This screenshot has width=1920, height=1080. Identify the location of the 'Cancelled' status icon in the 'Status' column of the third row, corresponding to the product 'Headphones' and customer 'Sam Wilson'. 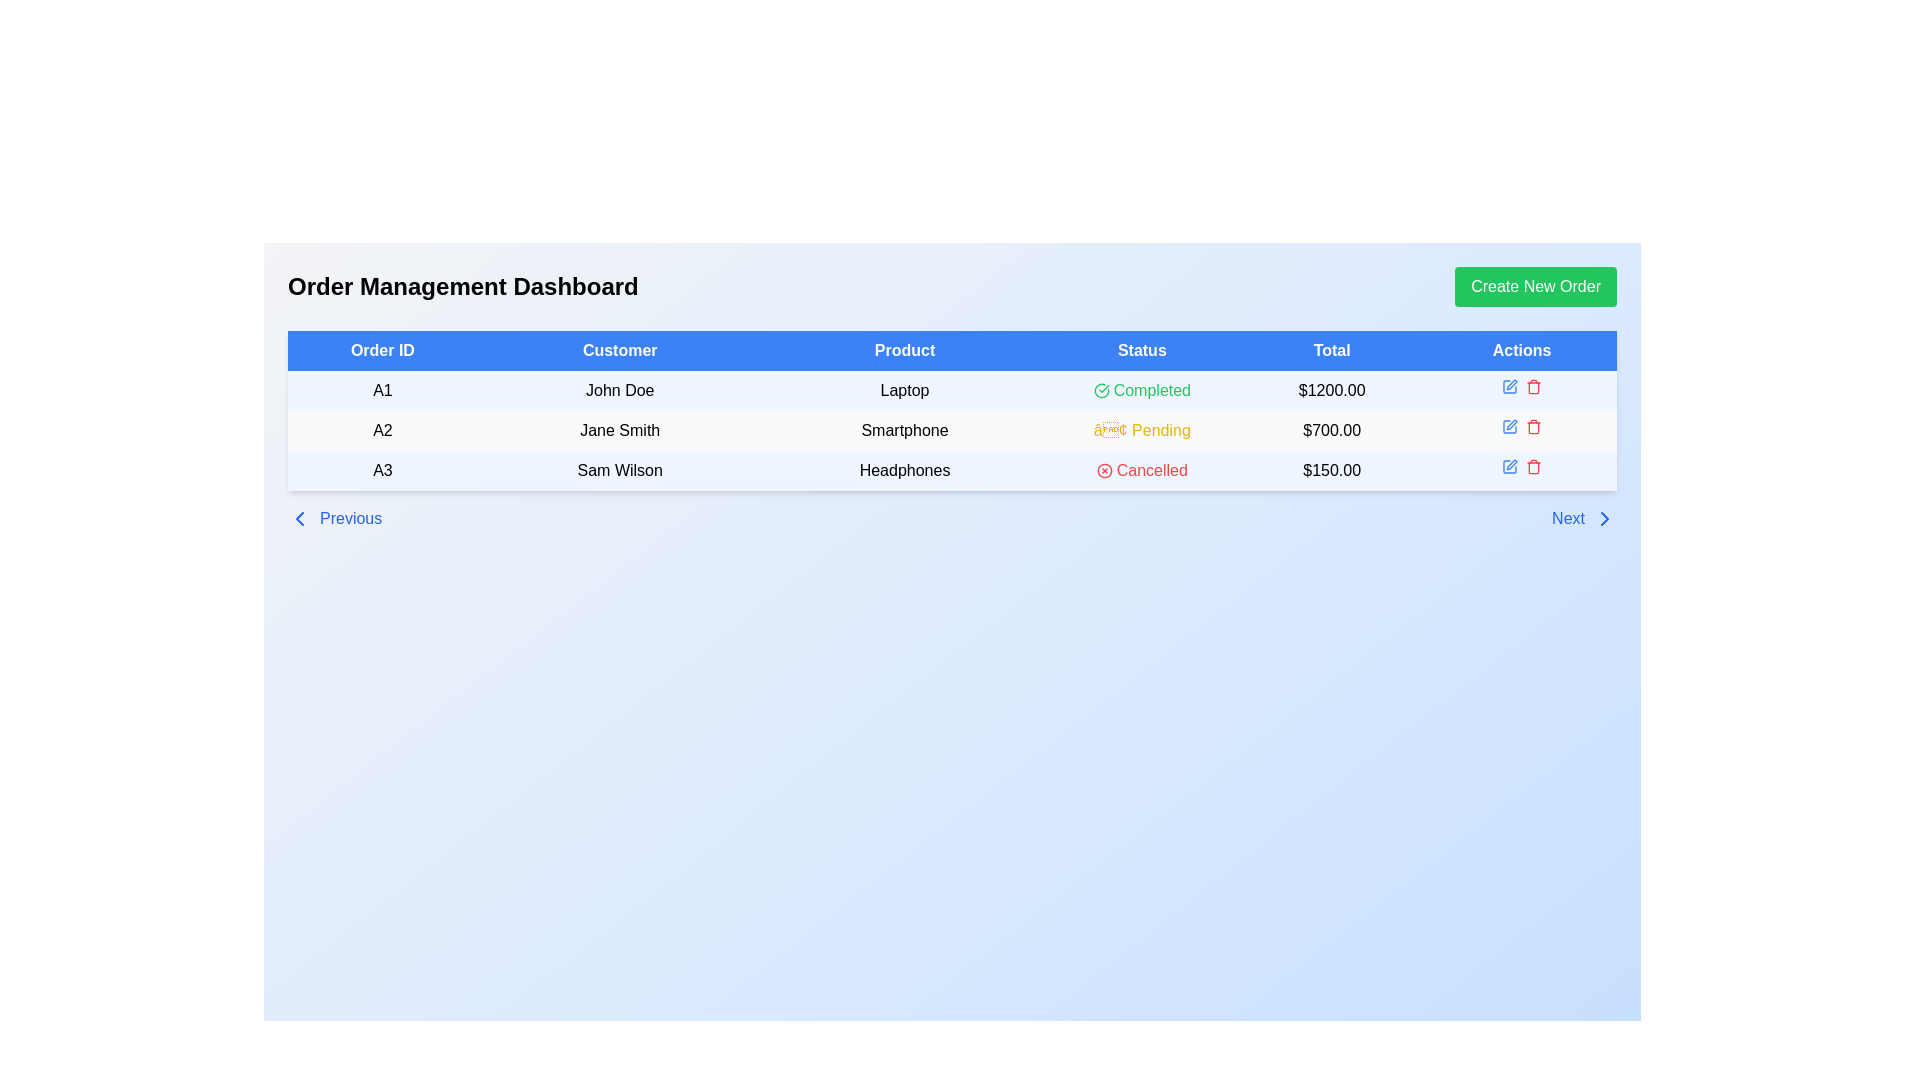
(1103, 470).